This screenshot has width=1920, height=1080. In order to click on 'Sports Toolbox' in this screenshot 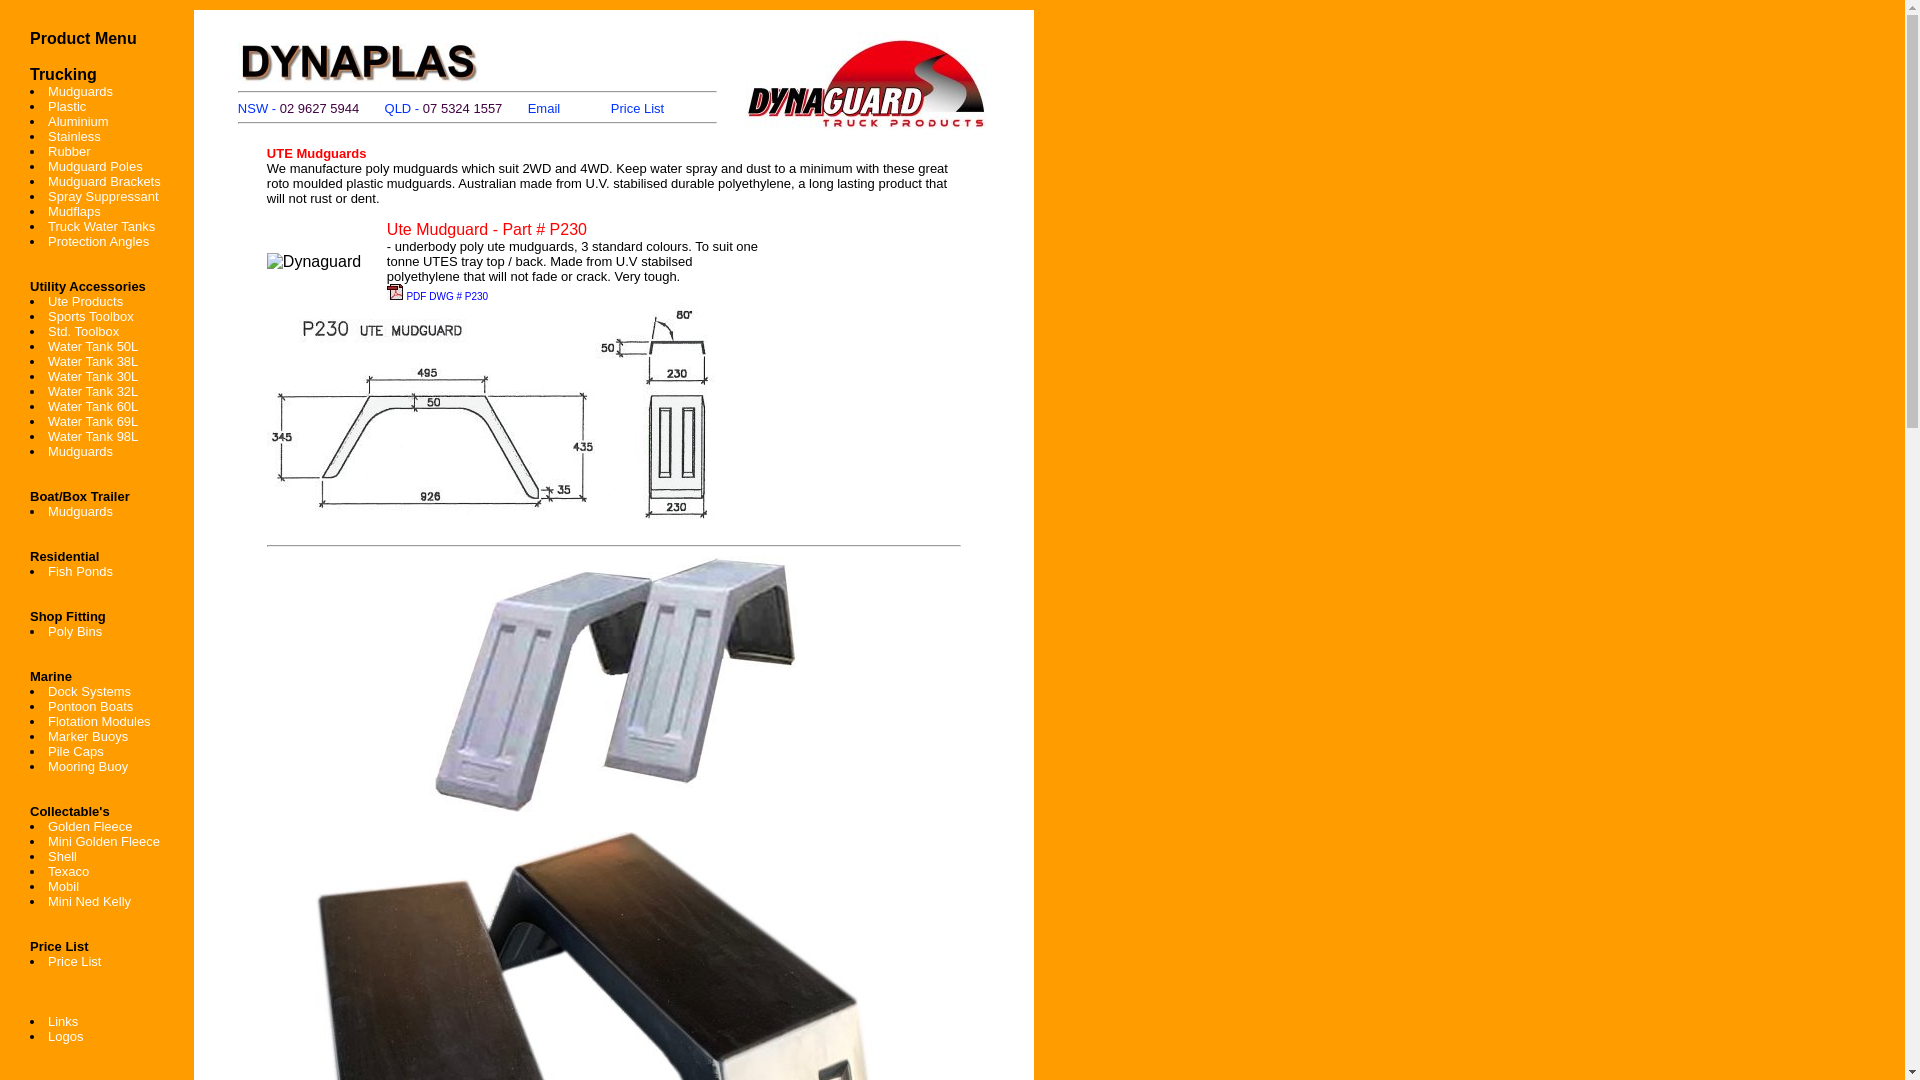, I will do `click(48, 315)`.